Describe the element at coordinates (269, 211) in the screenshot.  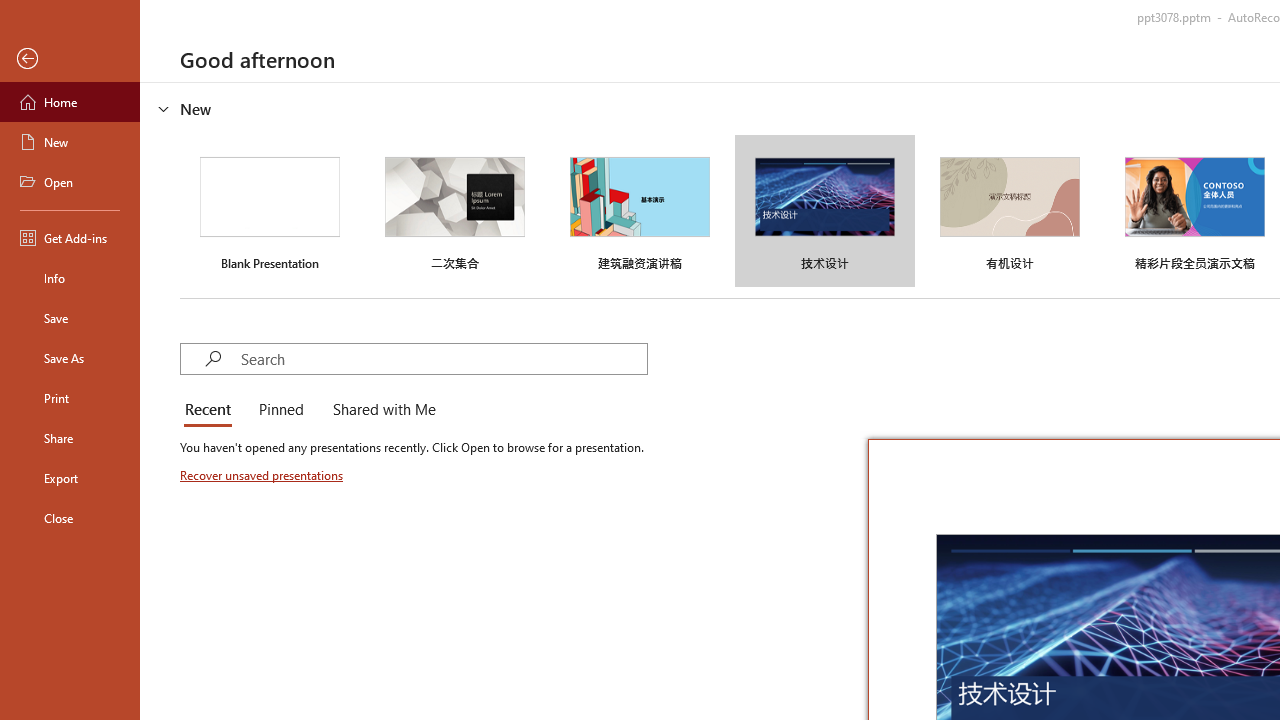
I see `'Blank Presentation'` at that location.